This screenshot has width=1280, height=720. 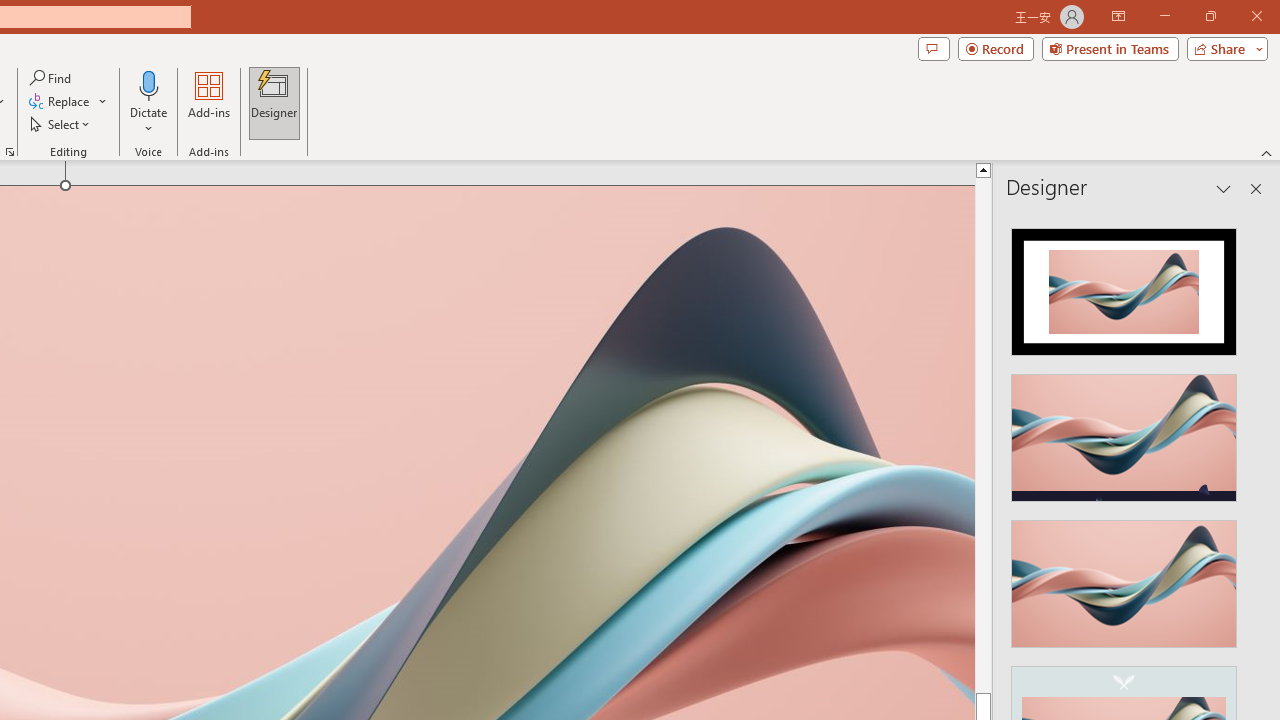 What do you see at coordinates (1124, 286) in the screenshot?
I see `'Recommended Design: Design Idea'` at bounding box center [1124, 286].